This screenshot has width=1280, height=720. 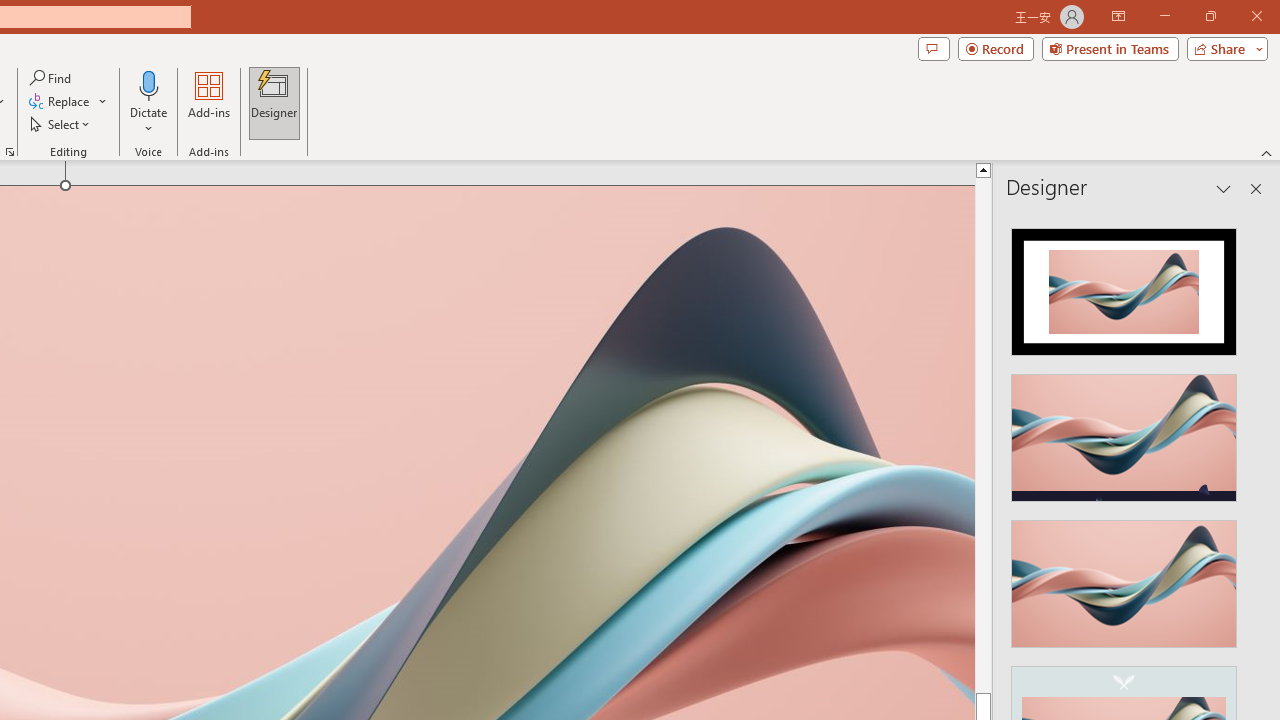 What do you see at coordinates (1124, 286) in the screenshot?
I see `'Recommended Design: Design Idea'` at bounding box center [1124, 286].